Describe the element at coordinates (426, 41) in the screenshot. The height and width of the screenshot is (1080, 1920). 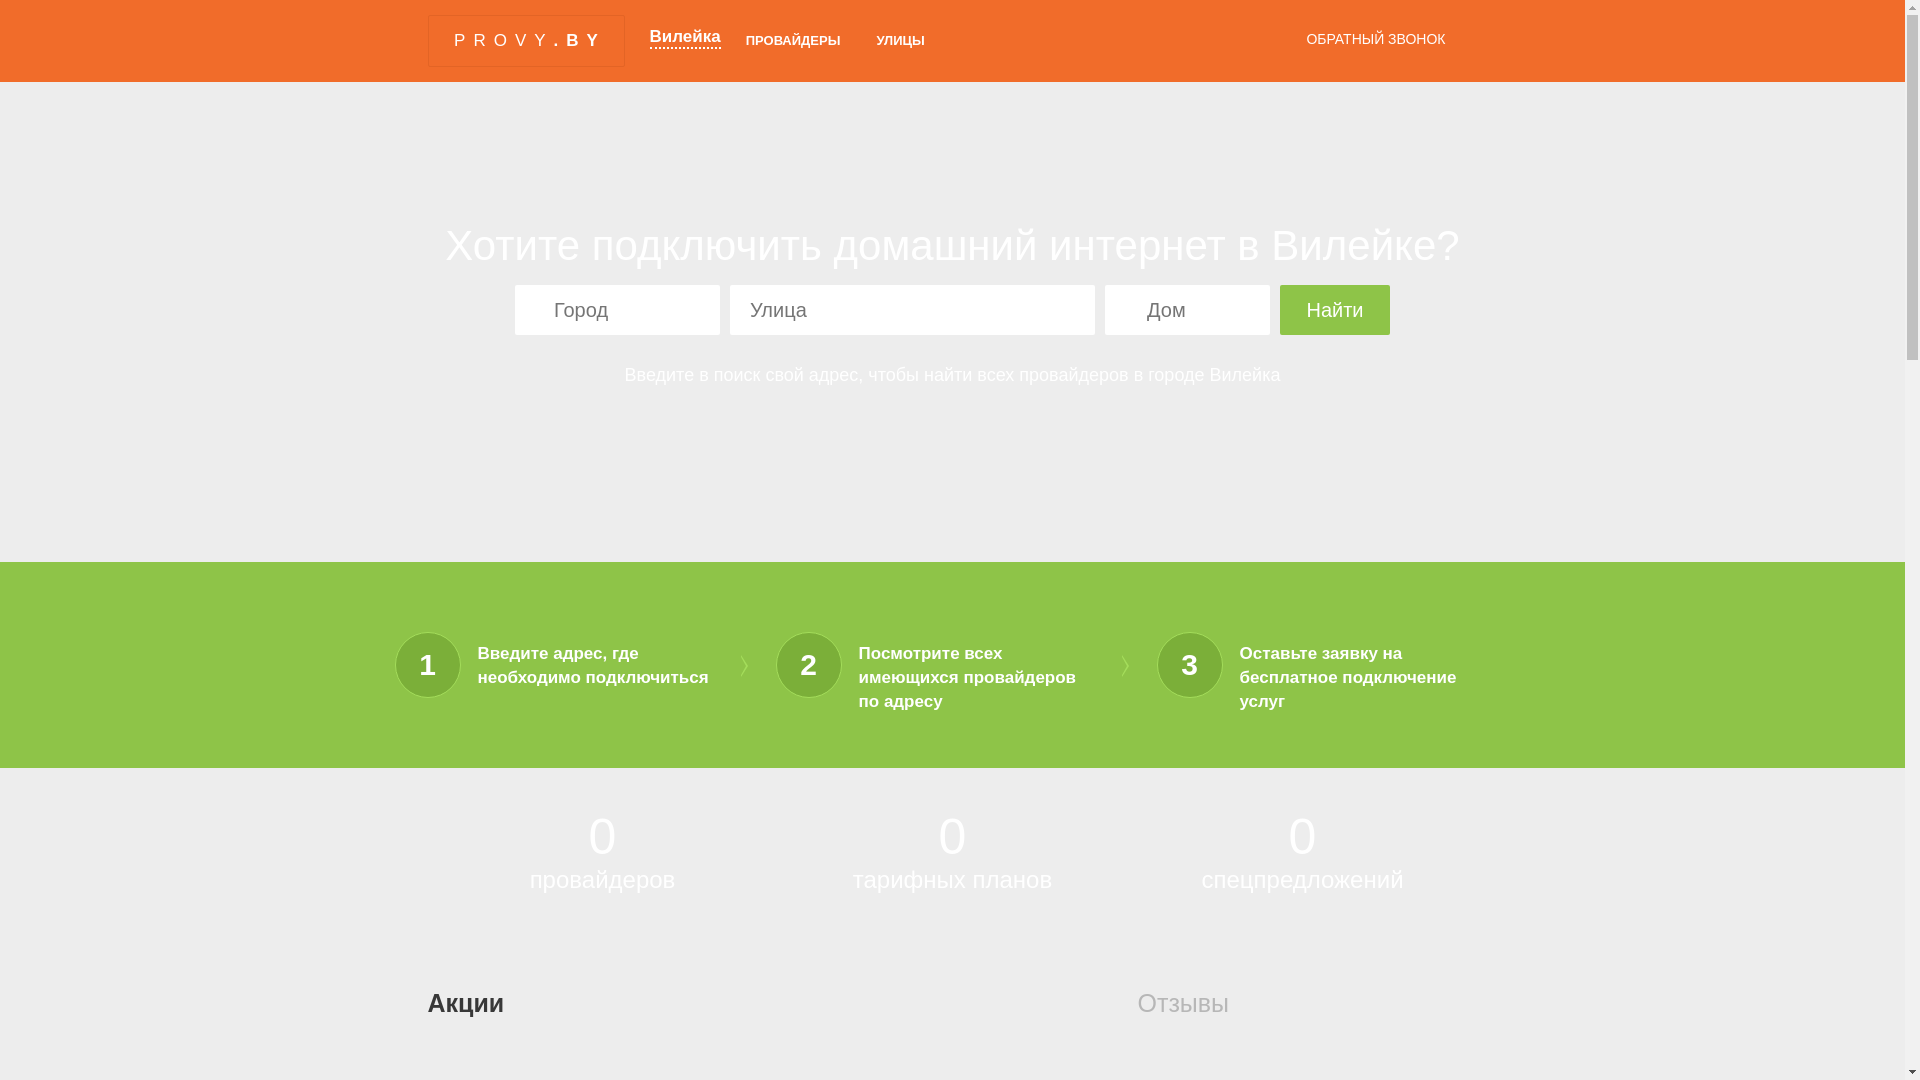
I see `'PROVY.BY'` at that location.